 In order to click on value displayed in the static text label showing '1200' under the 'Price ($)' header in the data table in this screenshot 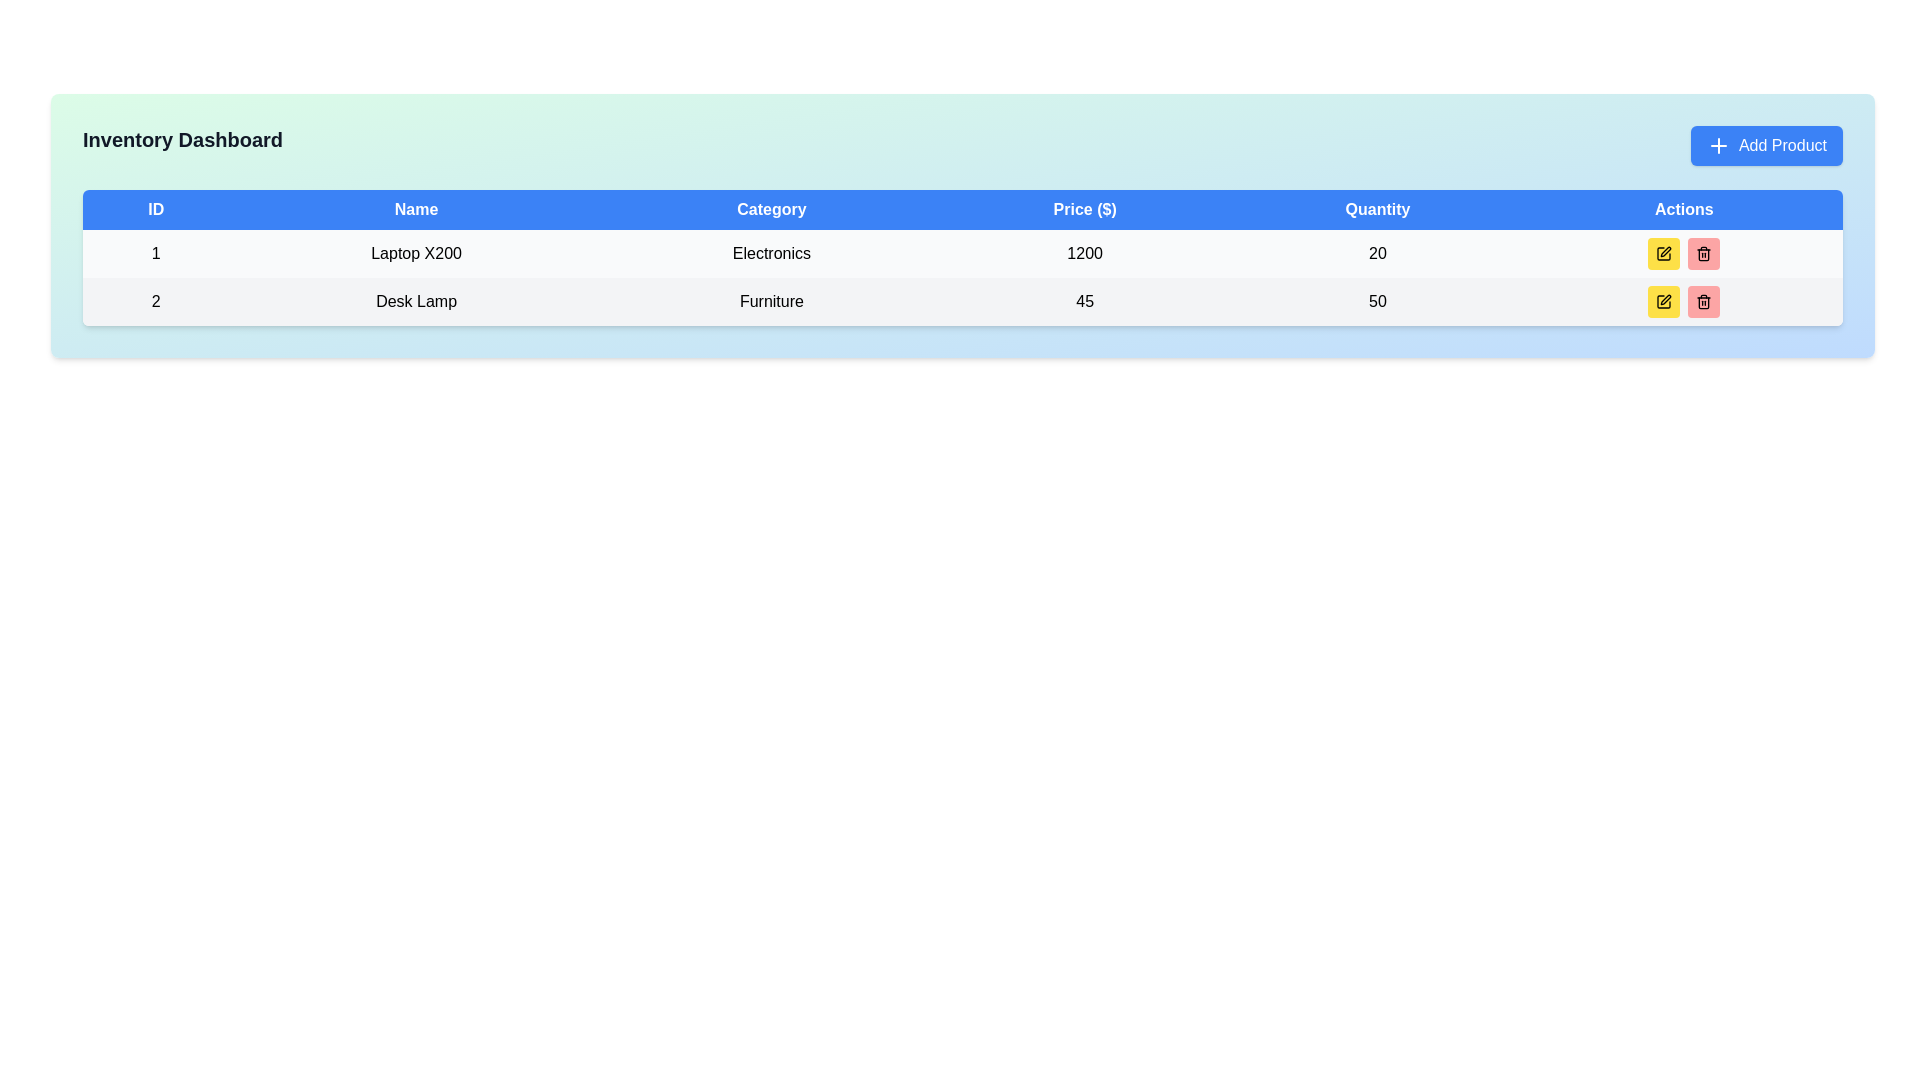, I will do `click(1084, 253)`.